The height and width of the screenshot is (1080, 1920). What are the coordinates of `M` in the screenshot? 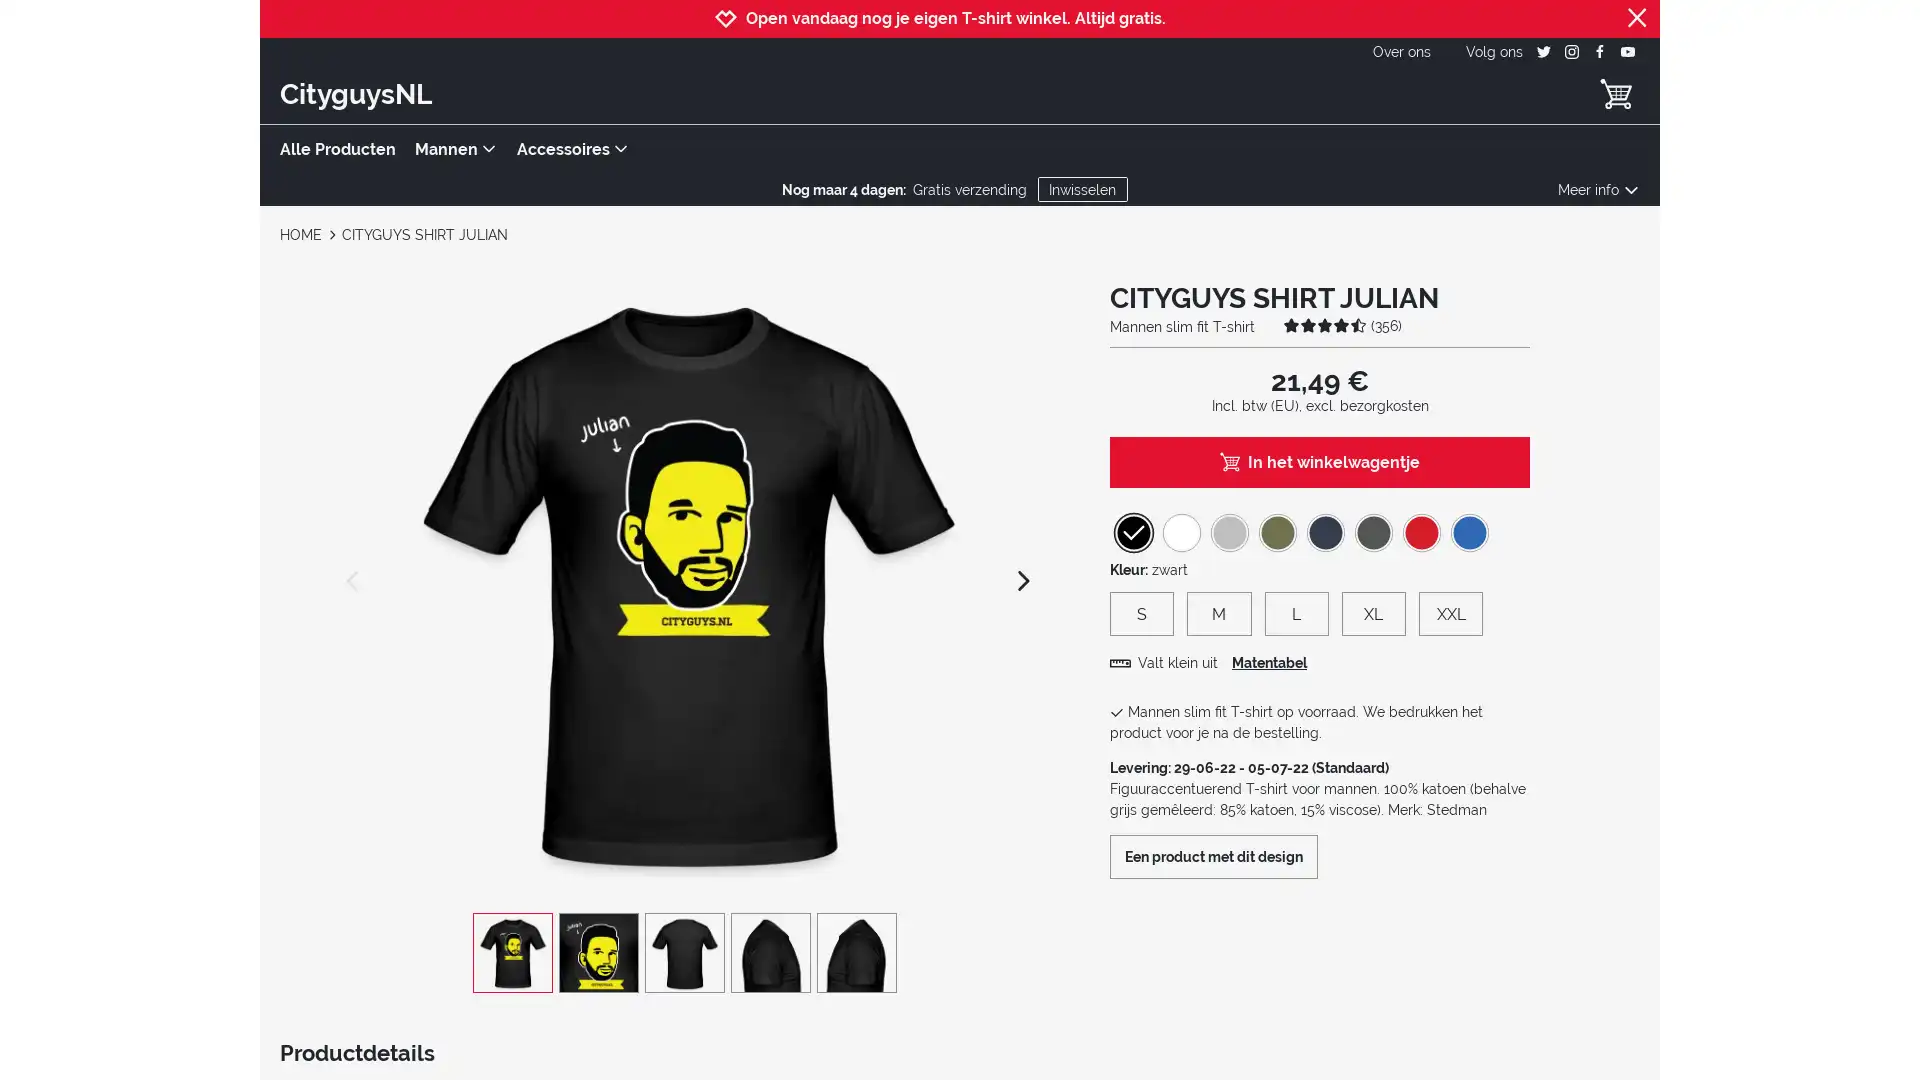 It's located at (1218, 612).